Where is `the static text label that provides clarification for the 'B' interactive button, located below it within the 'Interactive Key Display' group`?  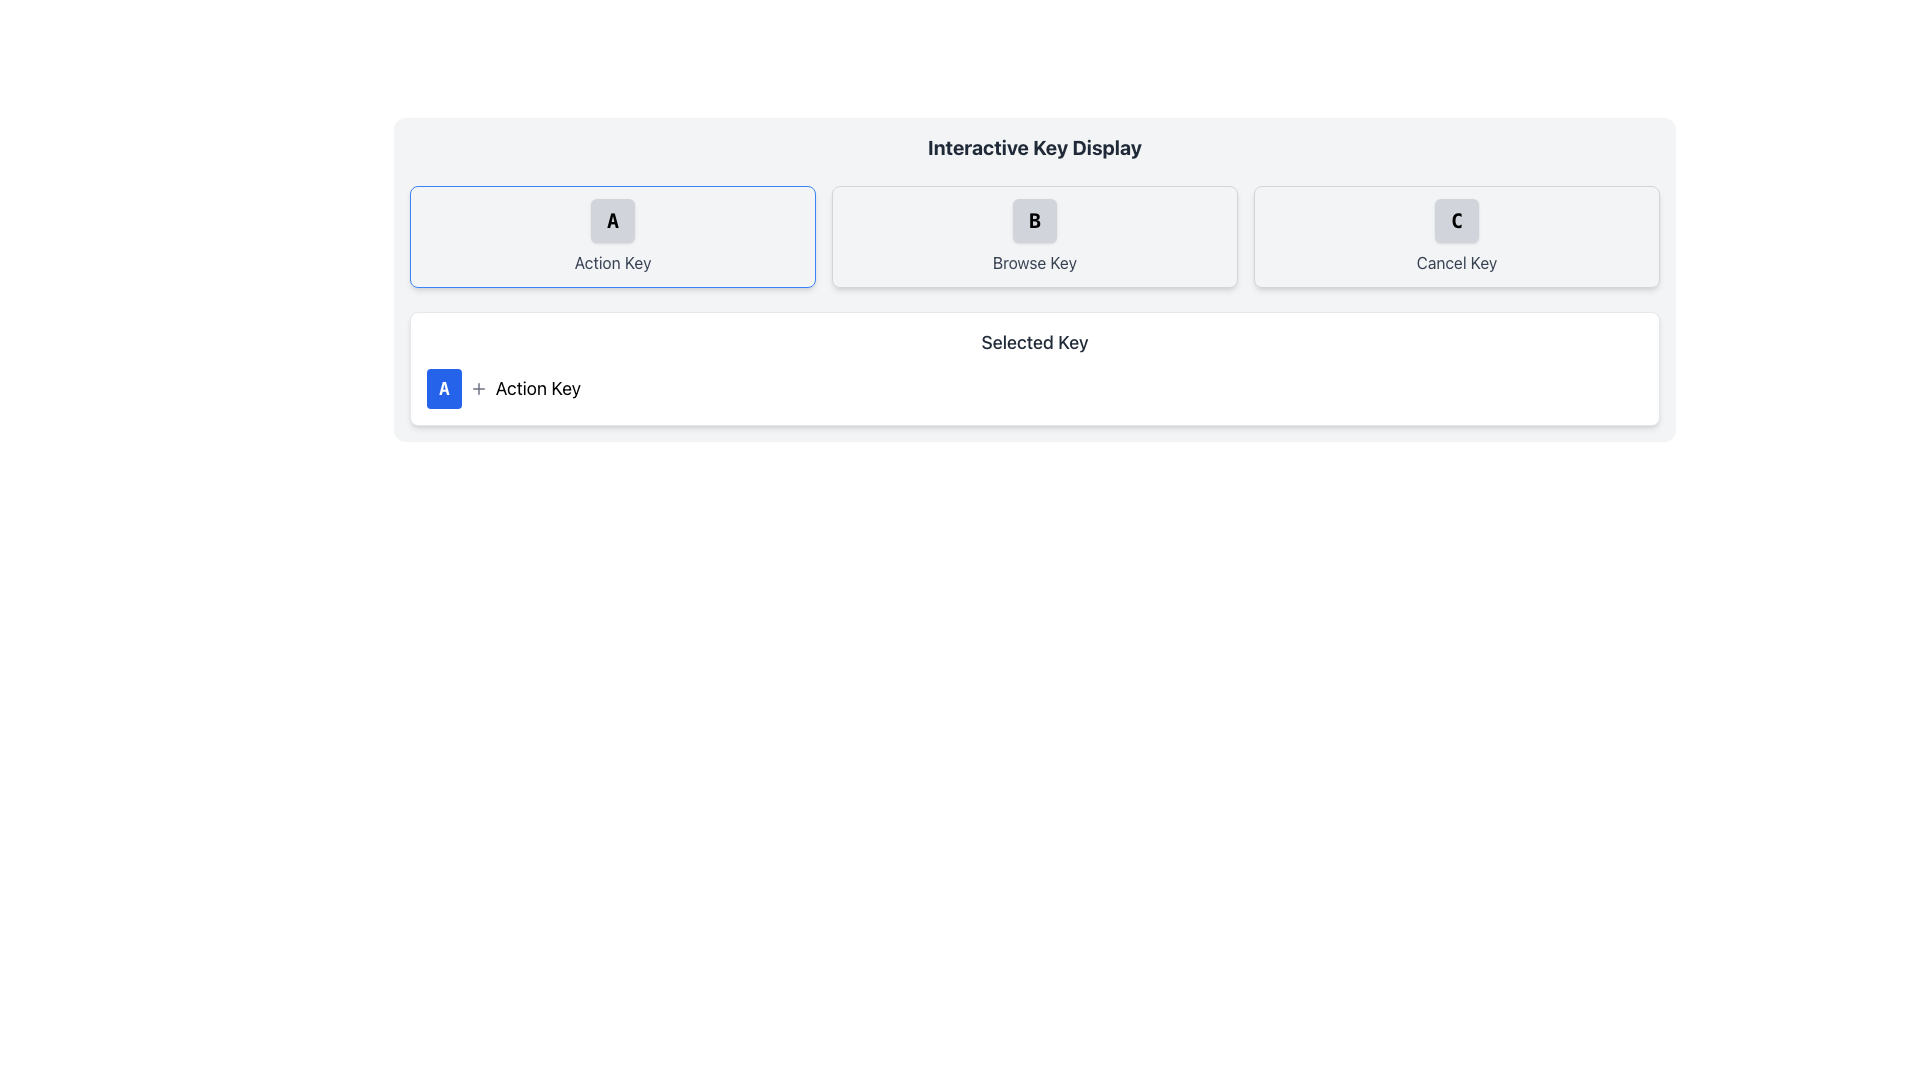 the static text label that provides clarification for the 'B' interactive button, located below it within the 'Interactive Key Display' group is located at coordinates (1035, 261).